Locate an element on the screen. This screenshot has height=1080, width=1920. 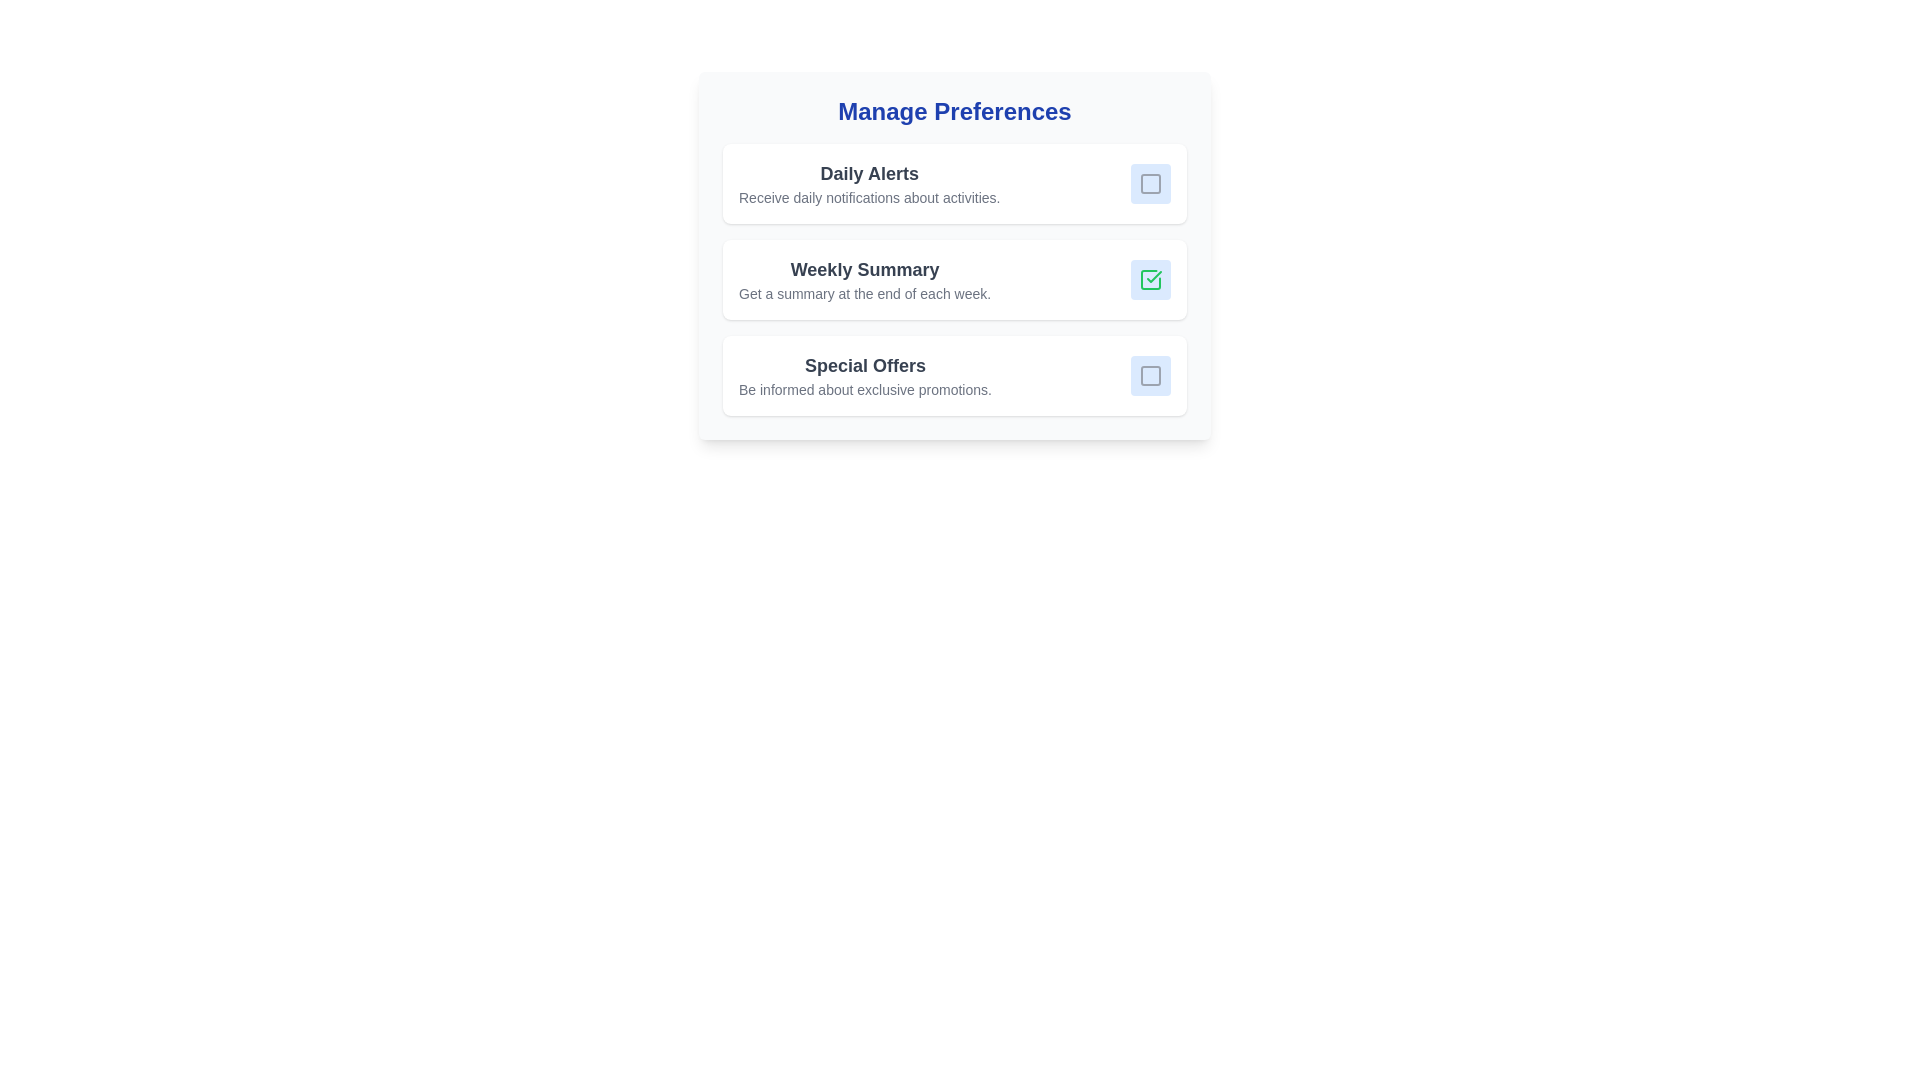
static text label that provides a description of the 'Weekly Summary' feature, located beneath the title 'Weekly Summary' in the 'Manage Preferences' section is located at coordinates (865, 293).